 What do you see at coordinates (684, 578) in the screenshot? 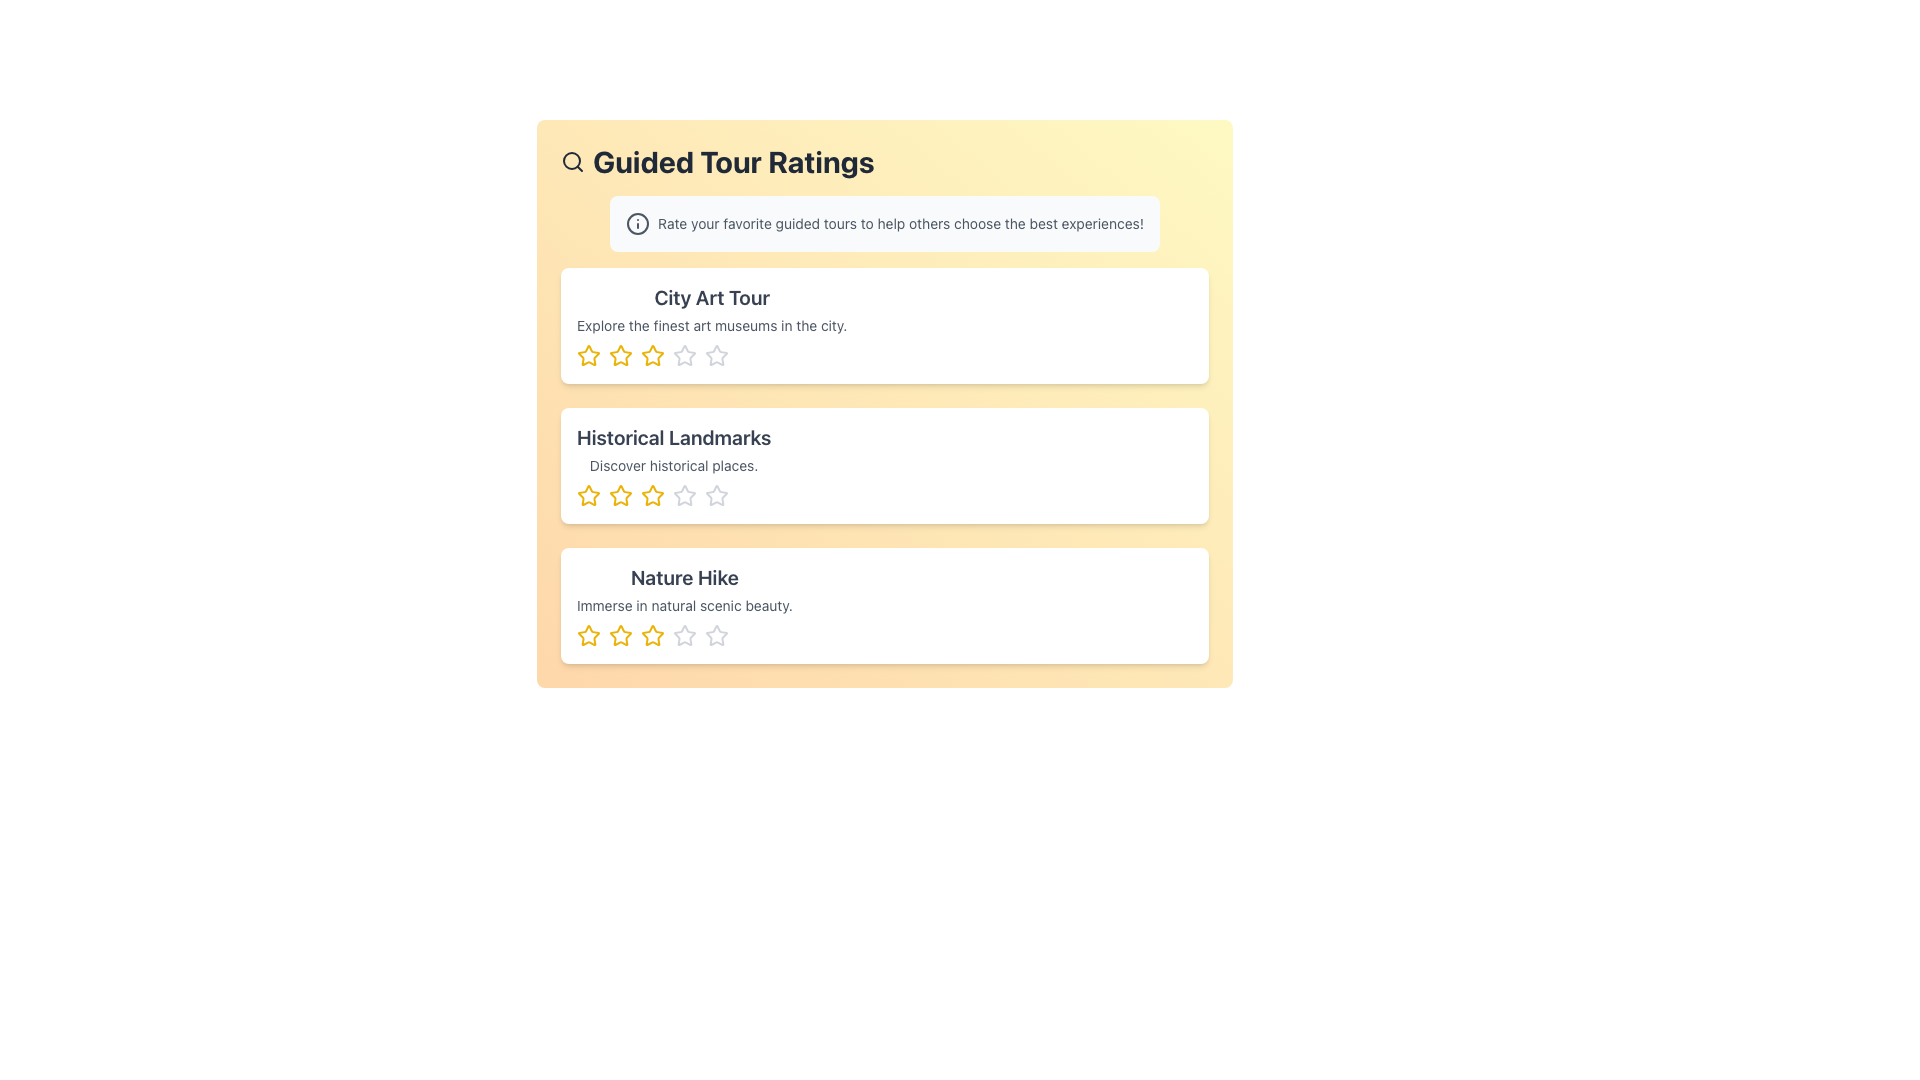
I see `text label titled 'Nature Hike', which is bold and larger than surrounding text, indicating it serves as a header in the card layout for tours` at bounding box center [684, 578].